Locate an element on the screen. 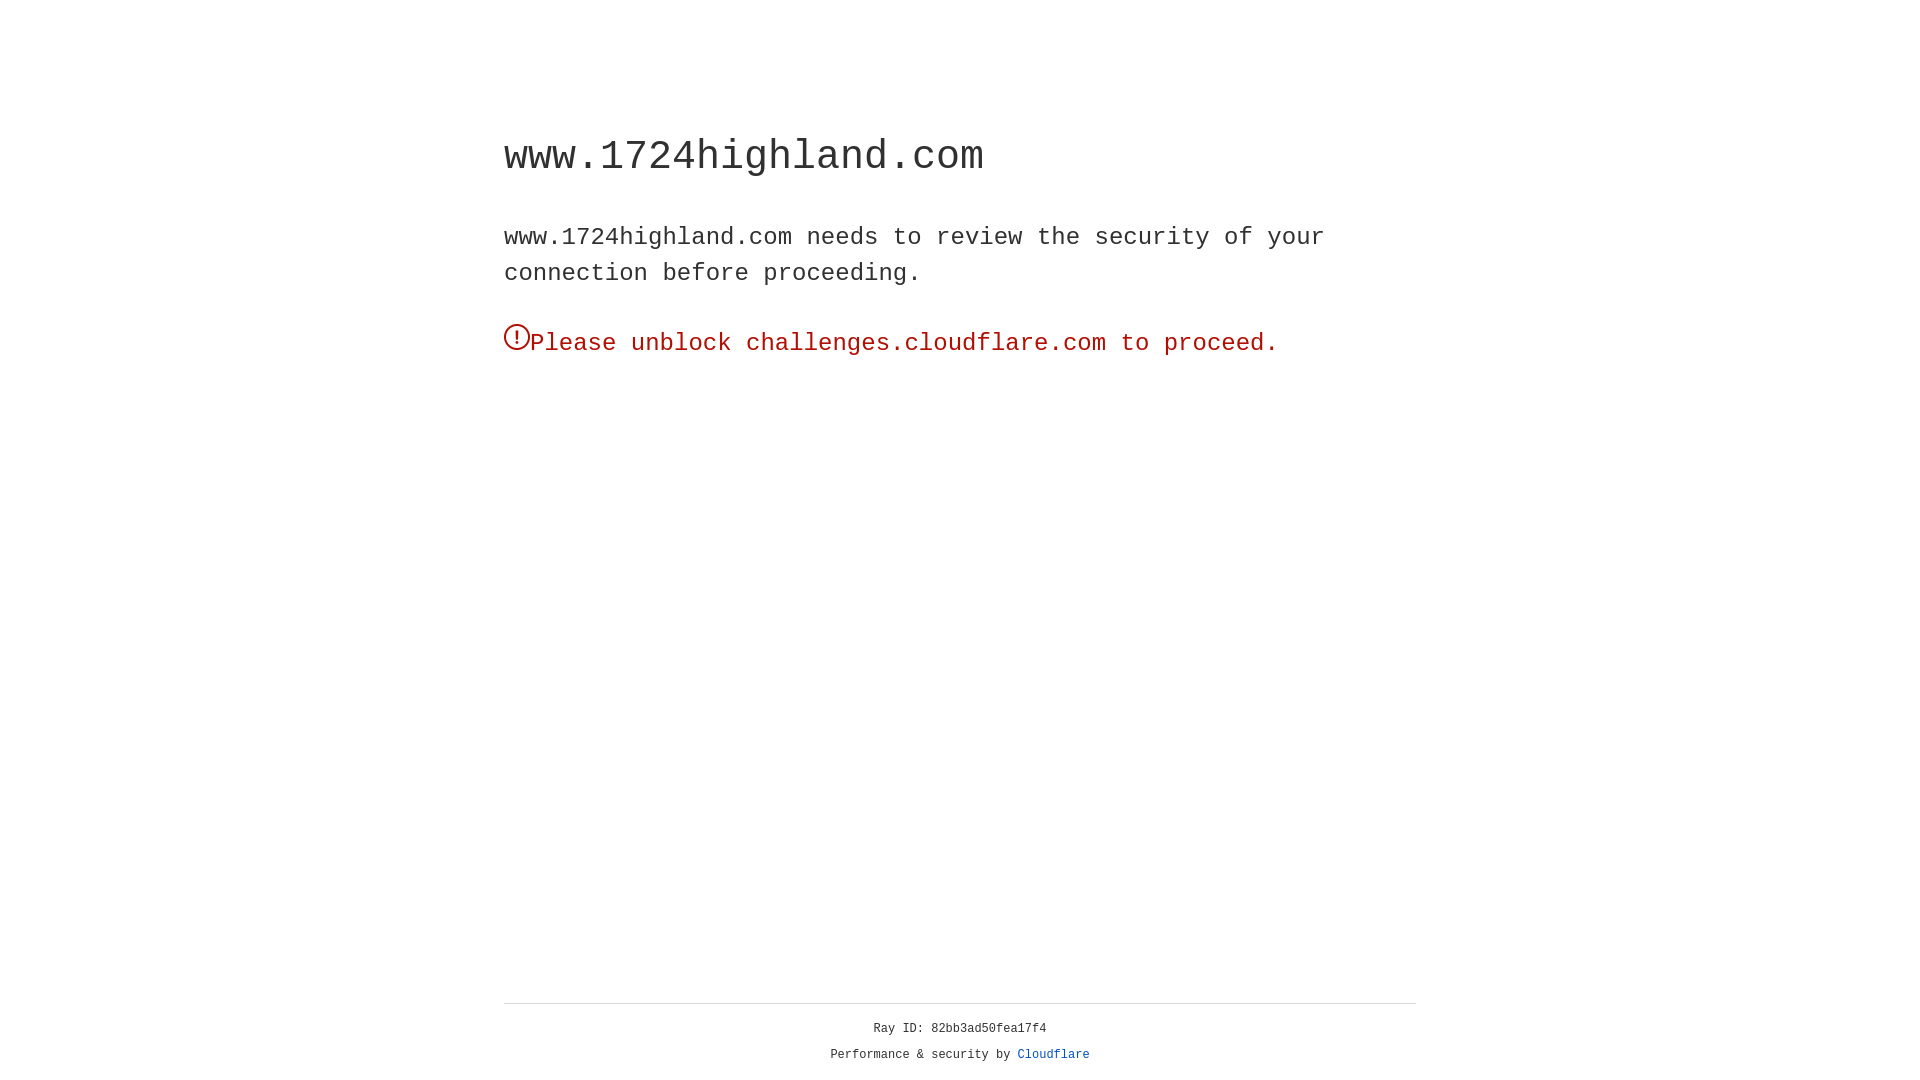 The image size is (1920, 1080). 'Cloudflare' is located at coordinates (1017, 1054).